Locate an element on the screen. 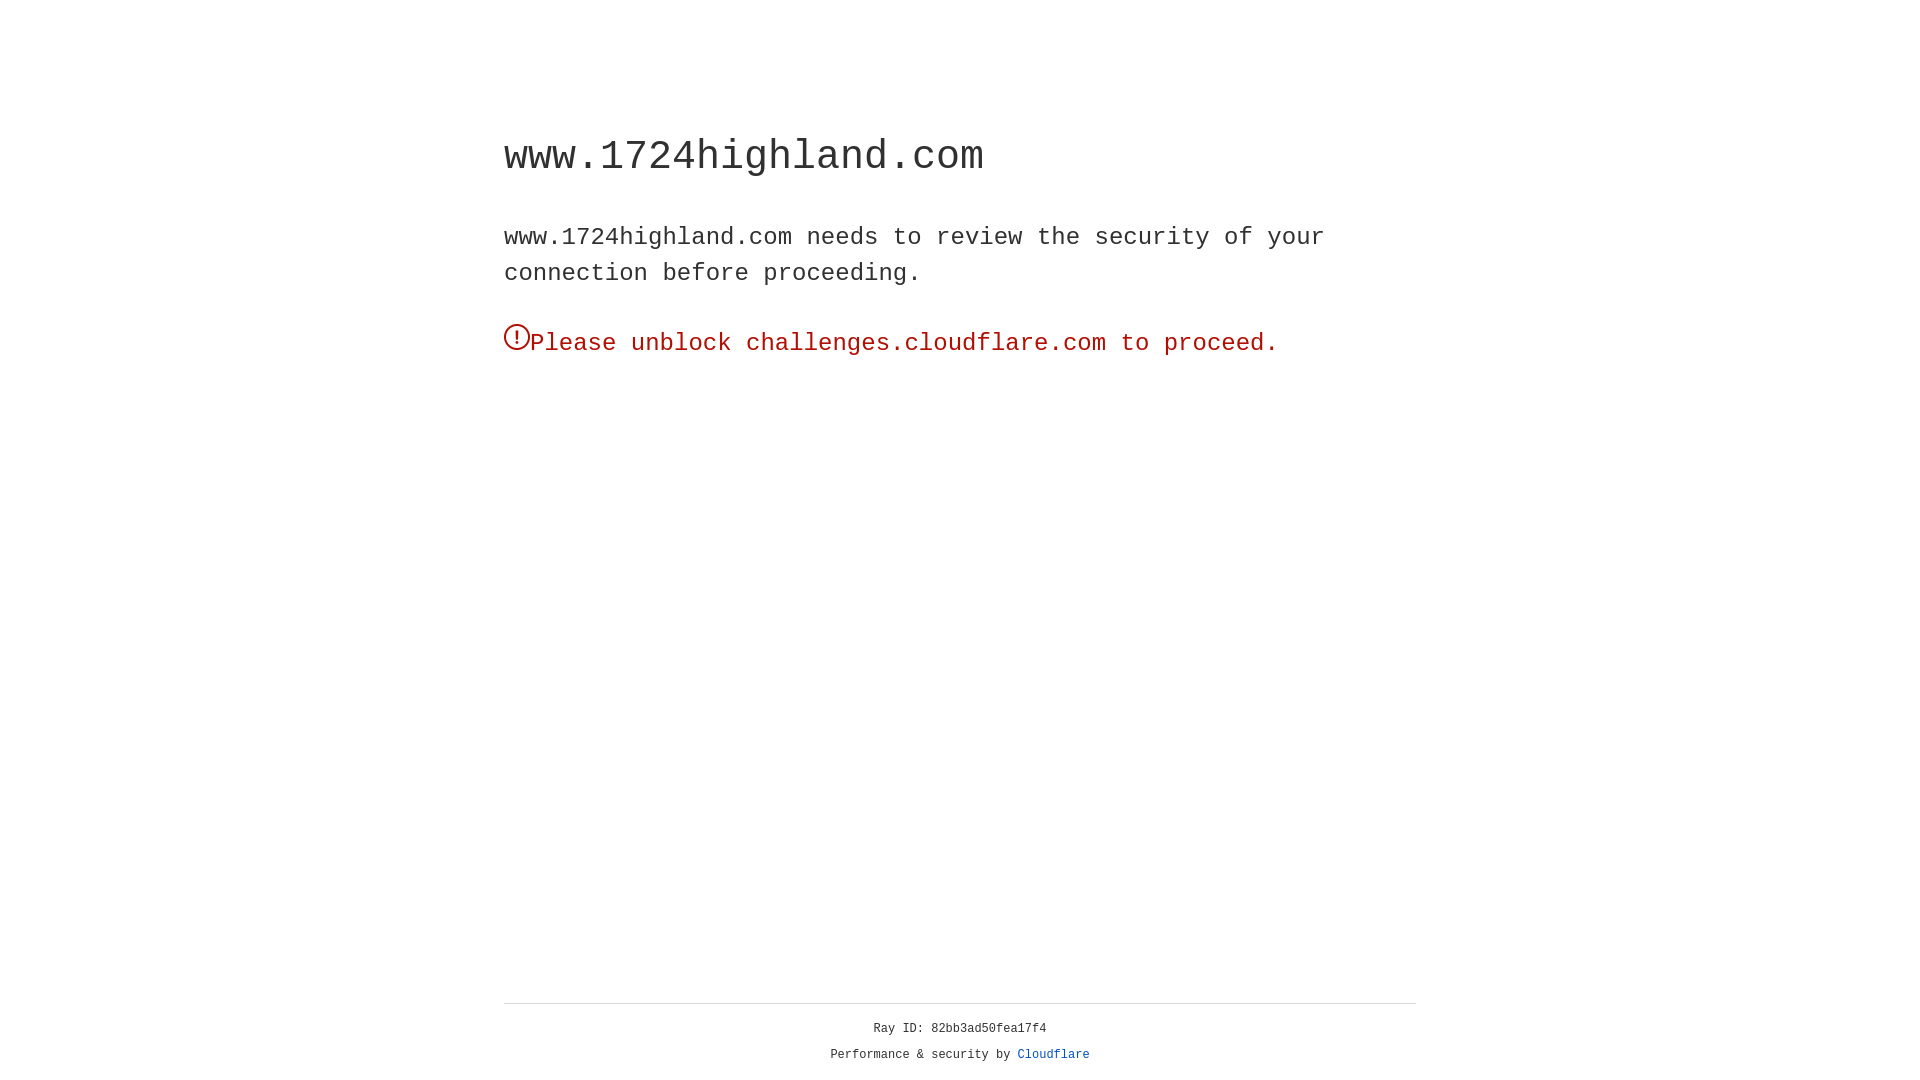 The image size is (1920, 1080). 'Cloudflare' is located at coordinates (1017, 1054).